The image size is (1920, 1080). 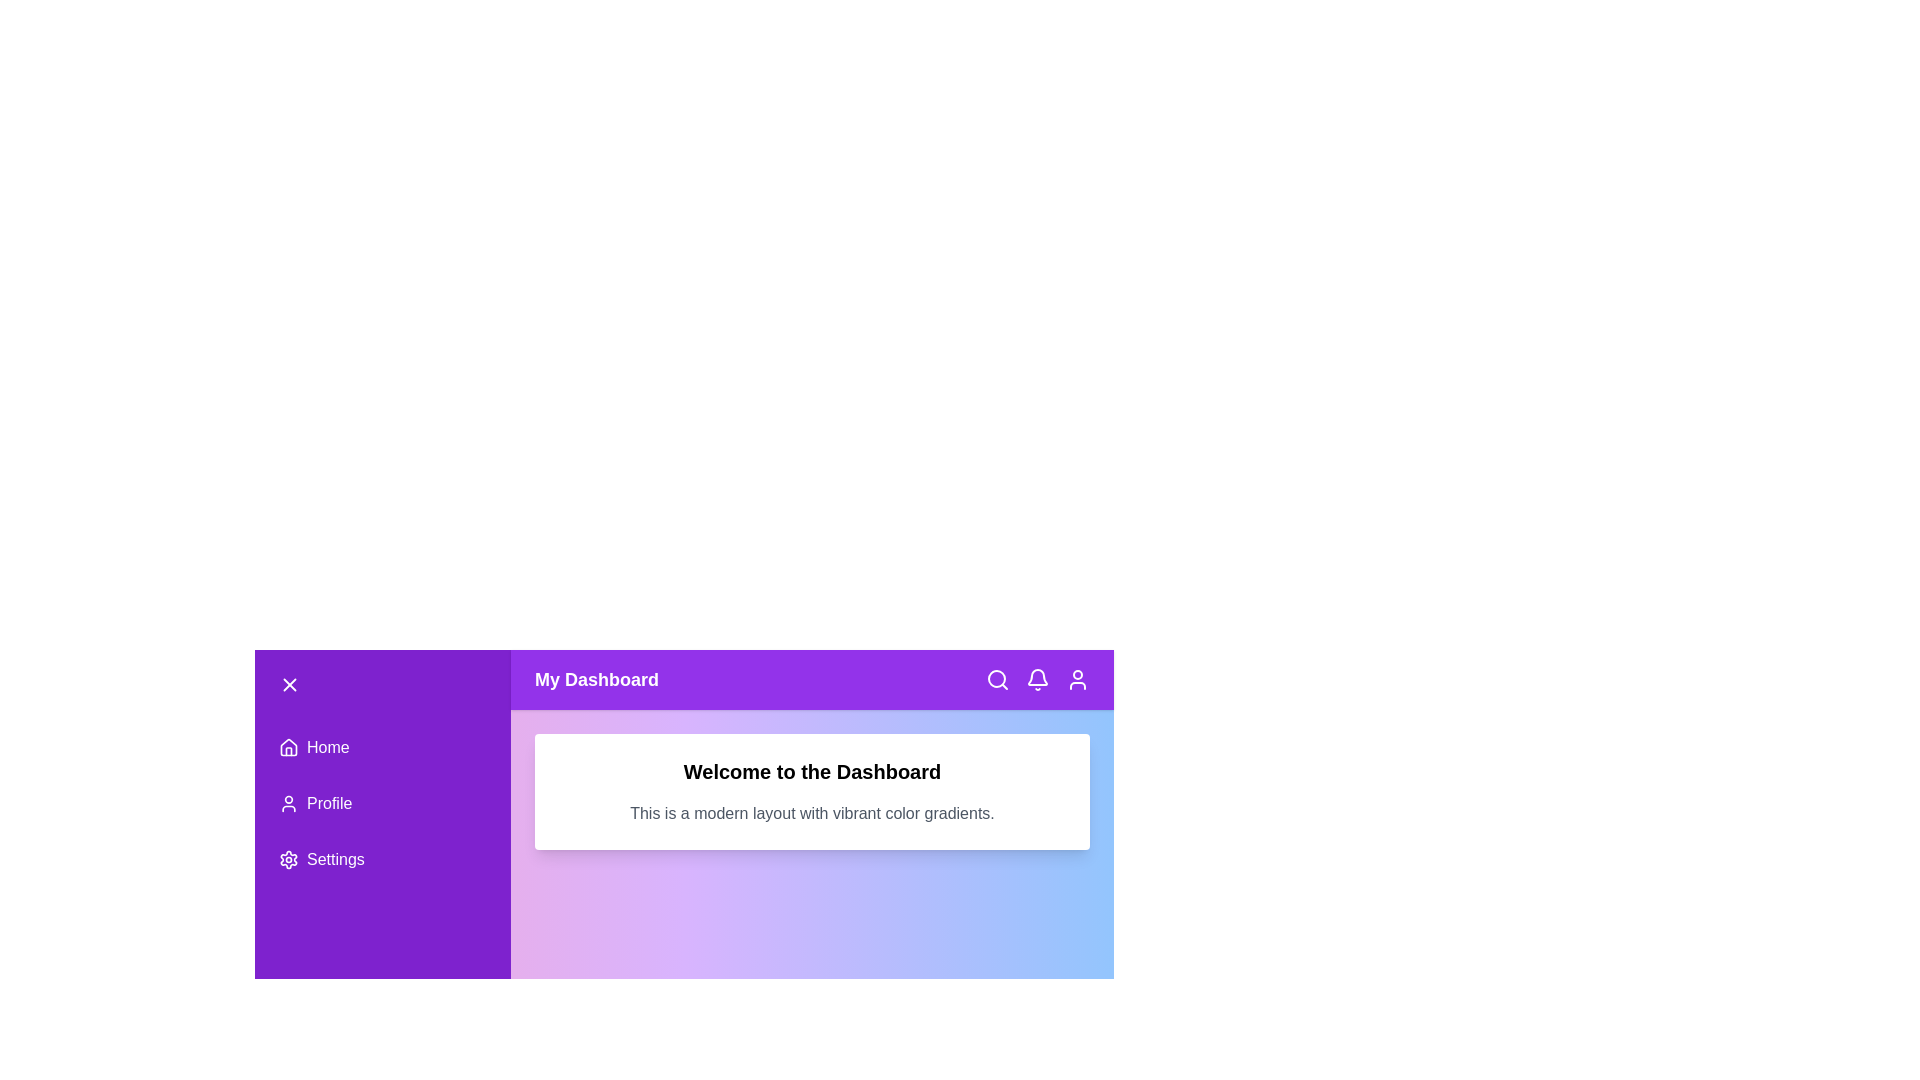 I want to click on the search icon in the app bar, so click(x=998, y=678).